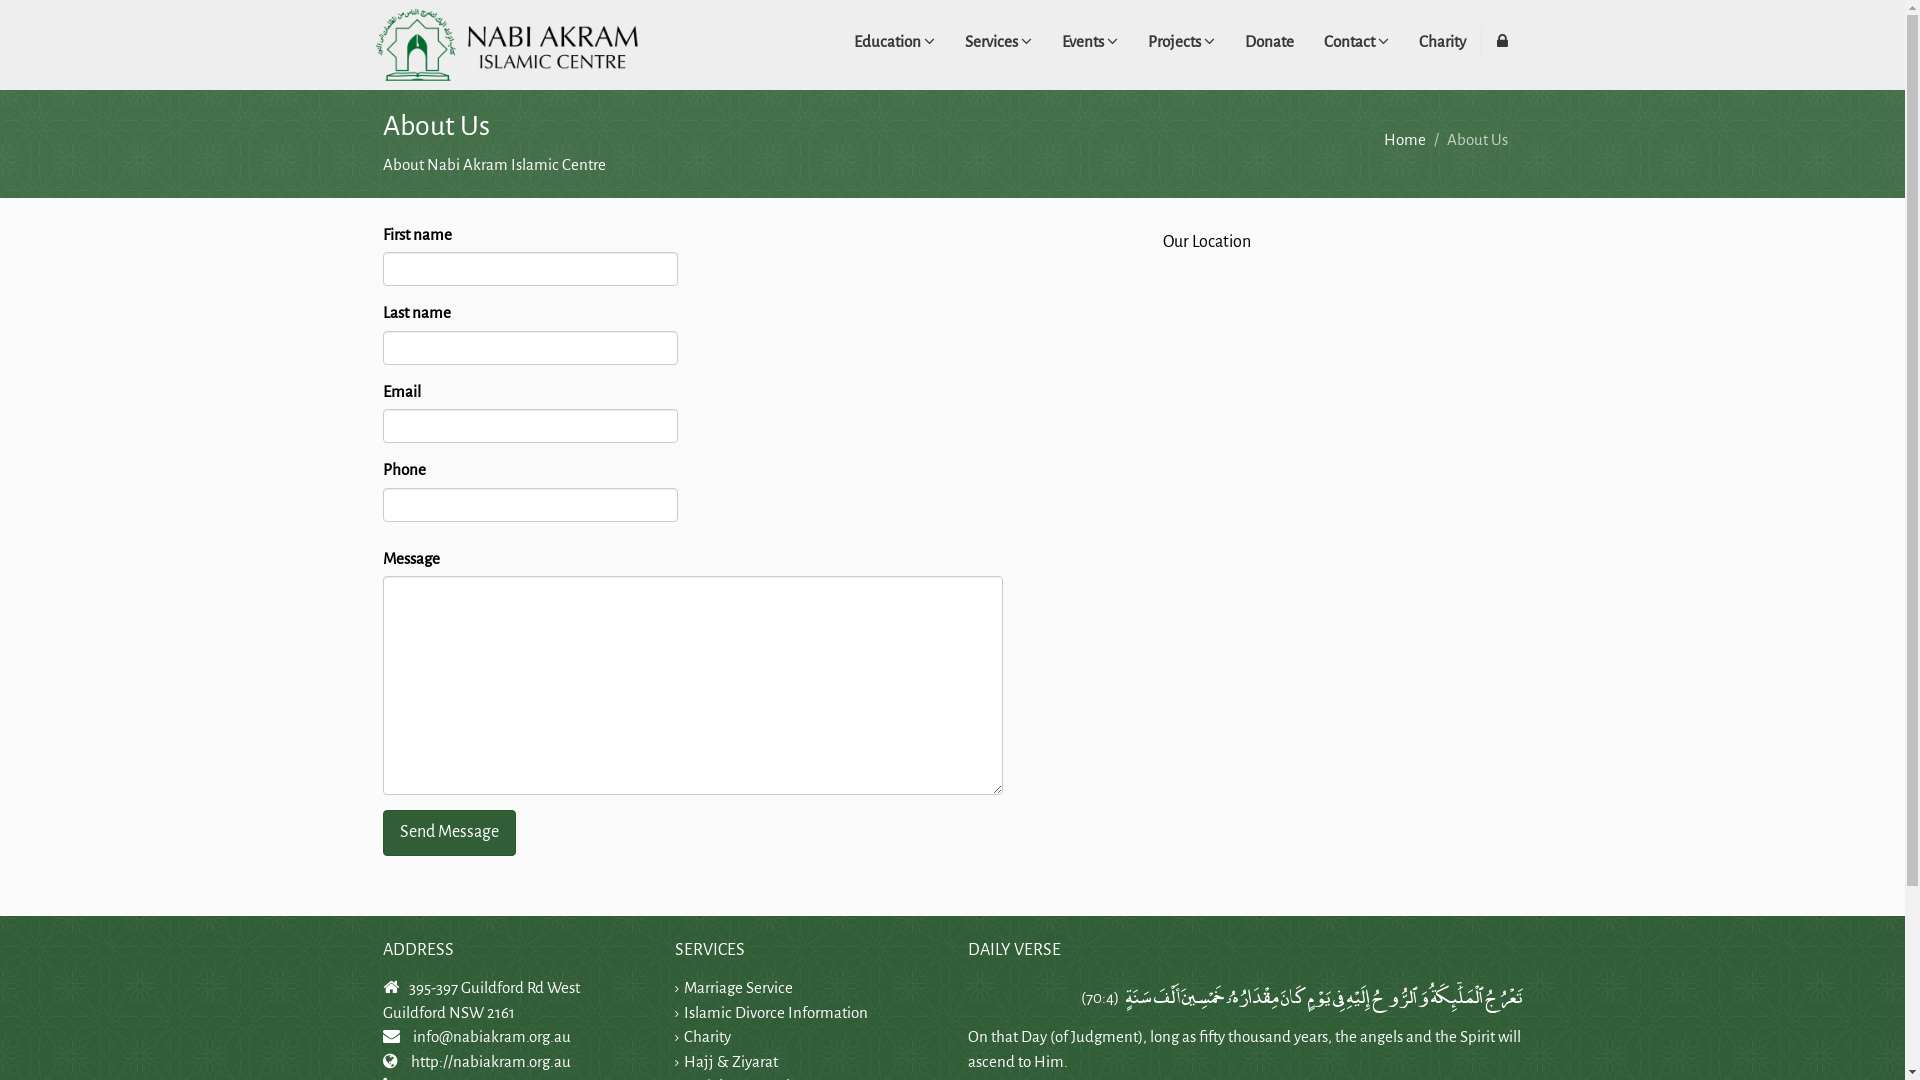 Image resolution: width=1920 pixels, height=1080 pixels. What do you see at coordinates (489, 1060) in the screenshot?
I see `'http://nabiakram.org.au'` at bounding box center [489, 1060].